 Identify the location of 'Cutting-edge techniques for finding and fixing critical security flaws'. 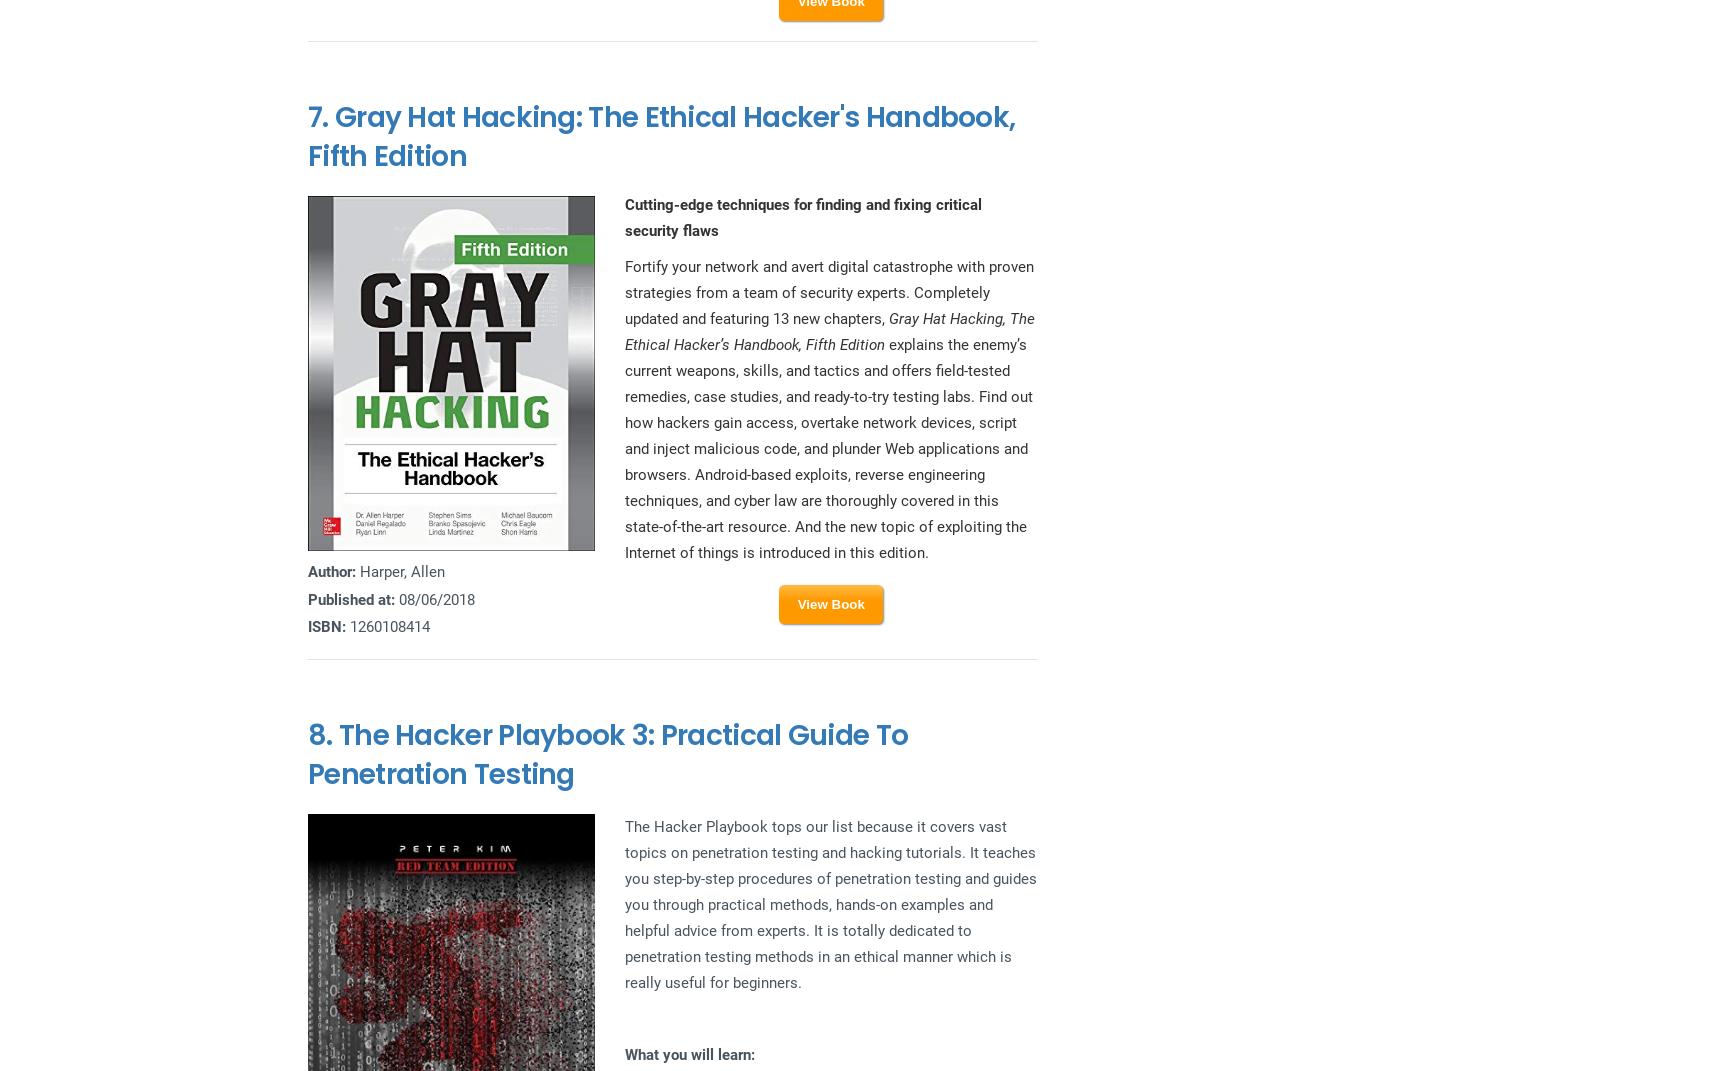
(801, 216).